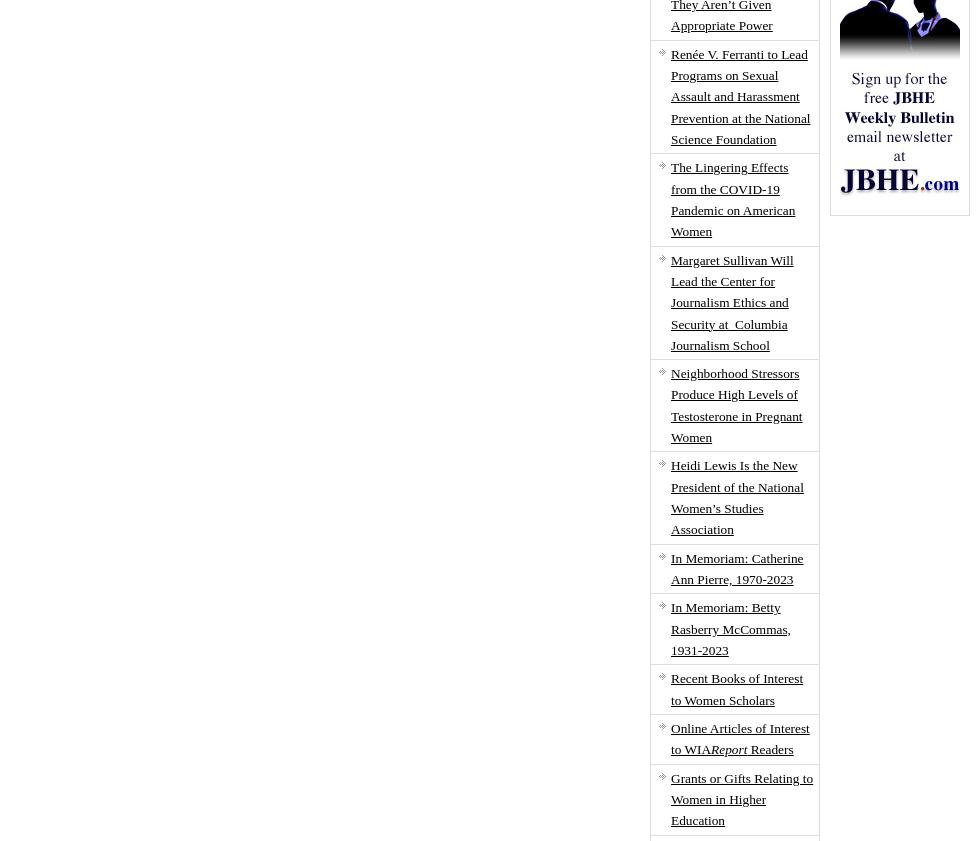 This screenshot has height=841, width=980. What do you see at coordinates (733, 198) in the screenshot?
I see `'The Lingering  Effects from the COVID-19 Pandemic on American Women'` at bounding box center [733, 198].